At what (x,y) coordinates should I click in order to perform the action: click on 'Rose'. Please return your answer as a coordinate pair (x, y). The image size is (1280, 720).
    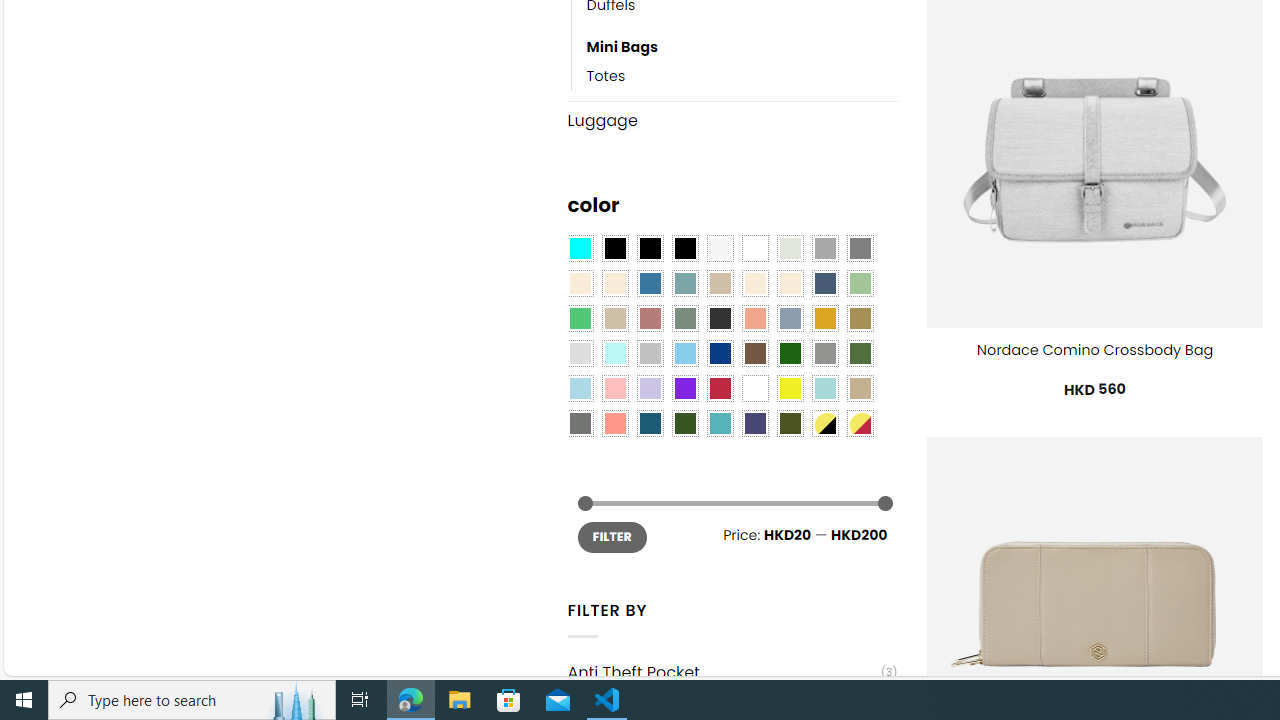
    Looking at the image, I should click on (650, 317).